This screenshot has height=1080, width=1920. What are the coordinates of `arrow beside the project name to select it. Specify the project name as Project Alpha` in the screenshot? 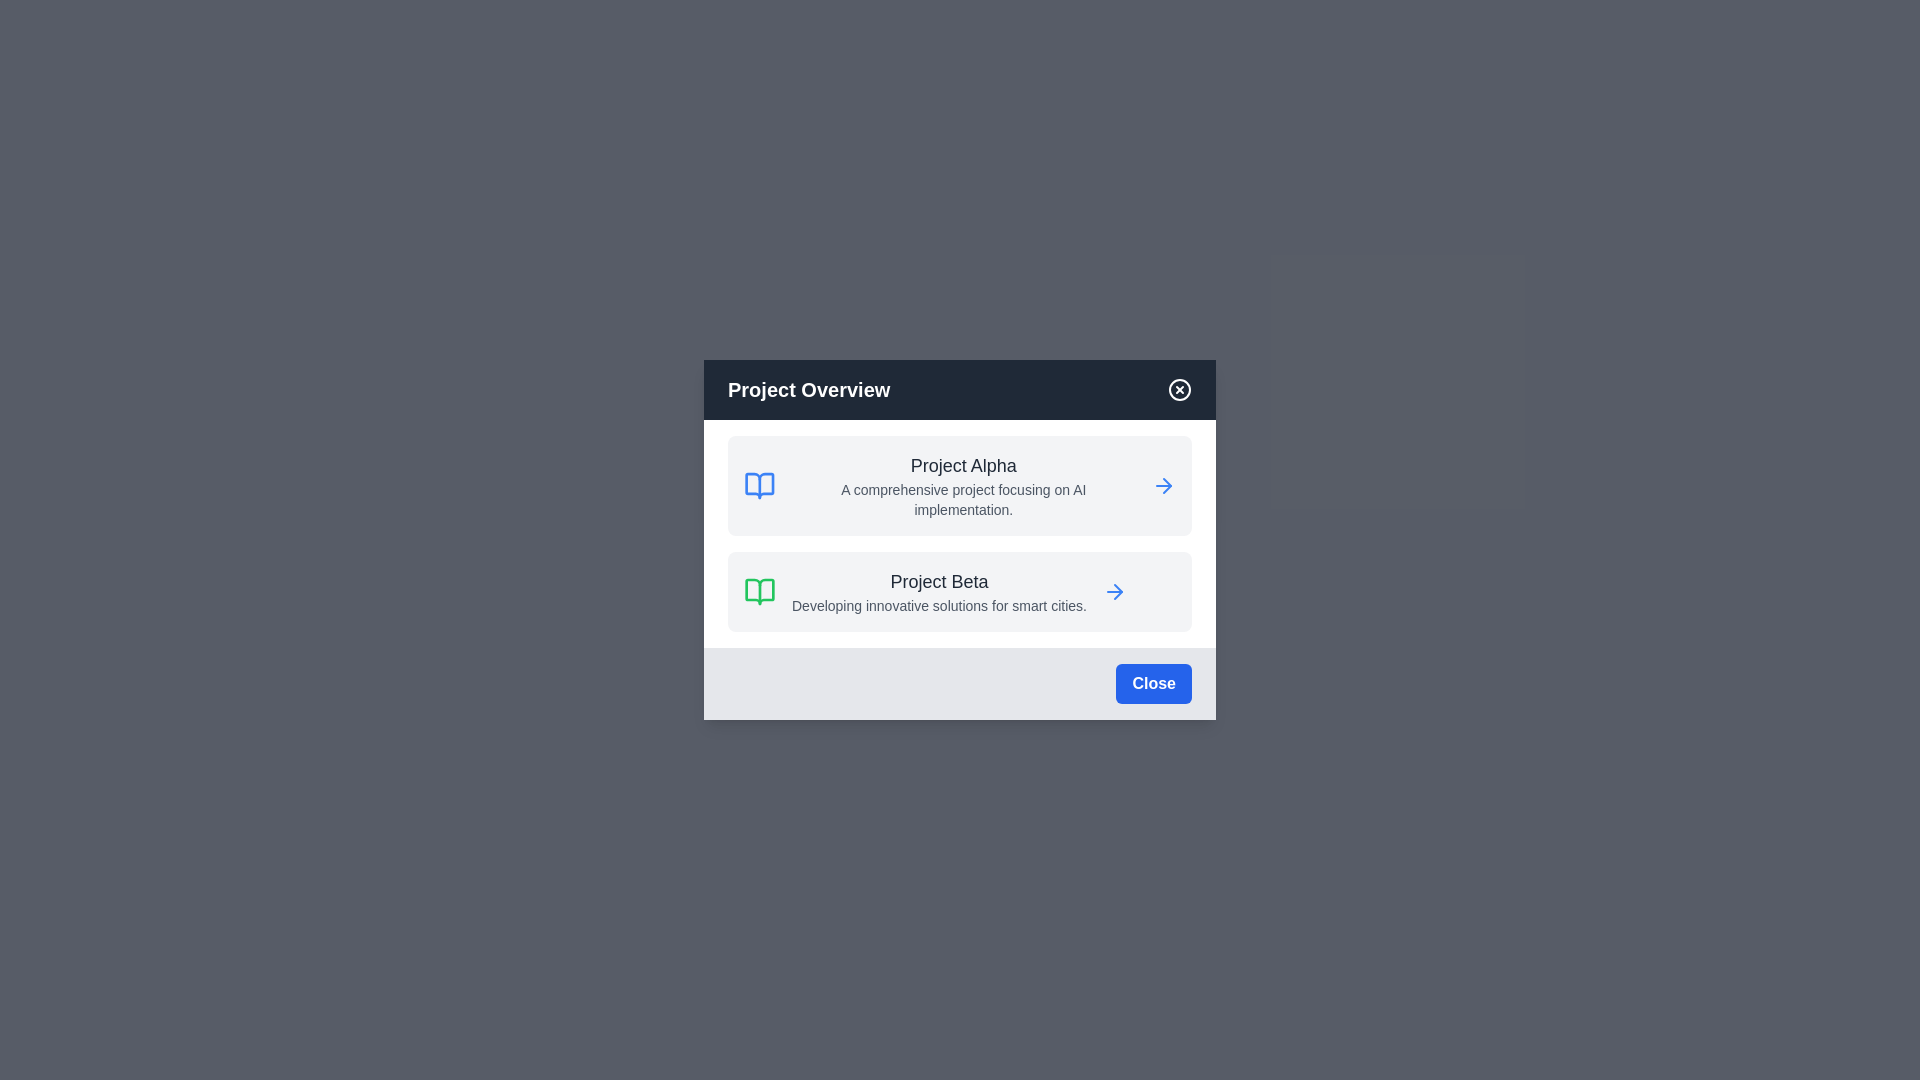 It's located at (1163, 486).